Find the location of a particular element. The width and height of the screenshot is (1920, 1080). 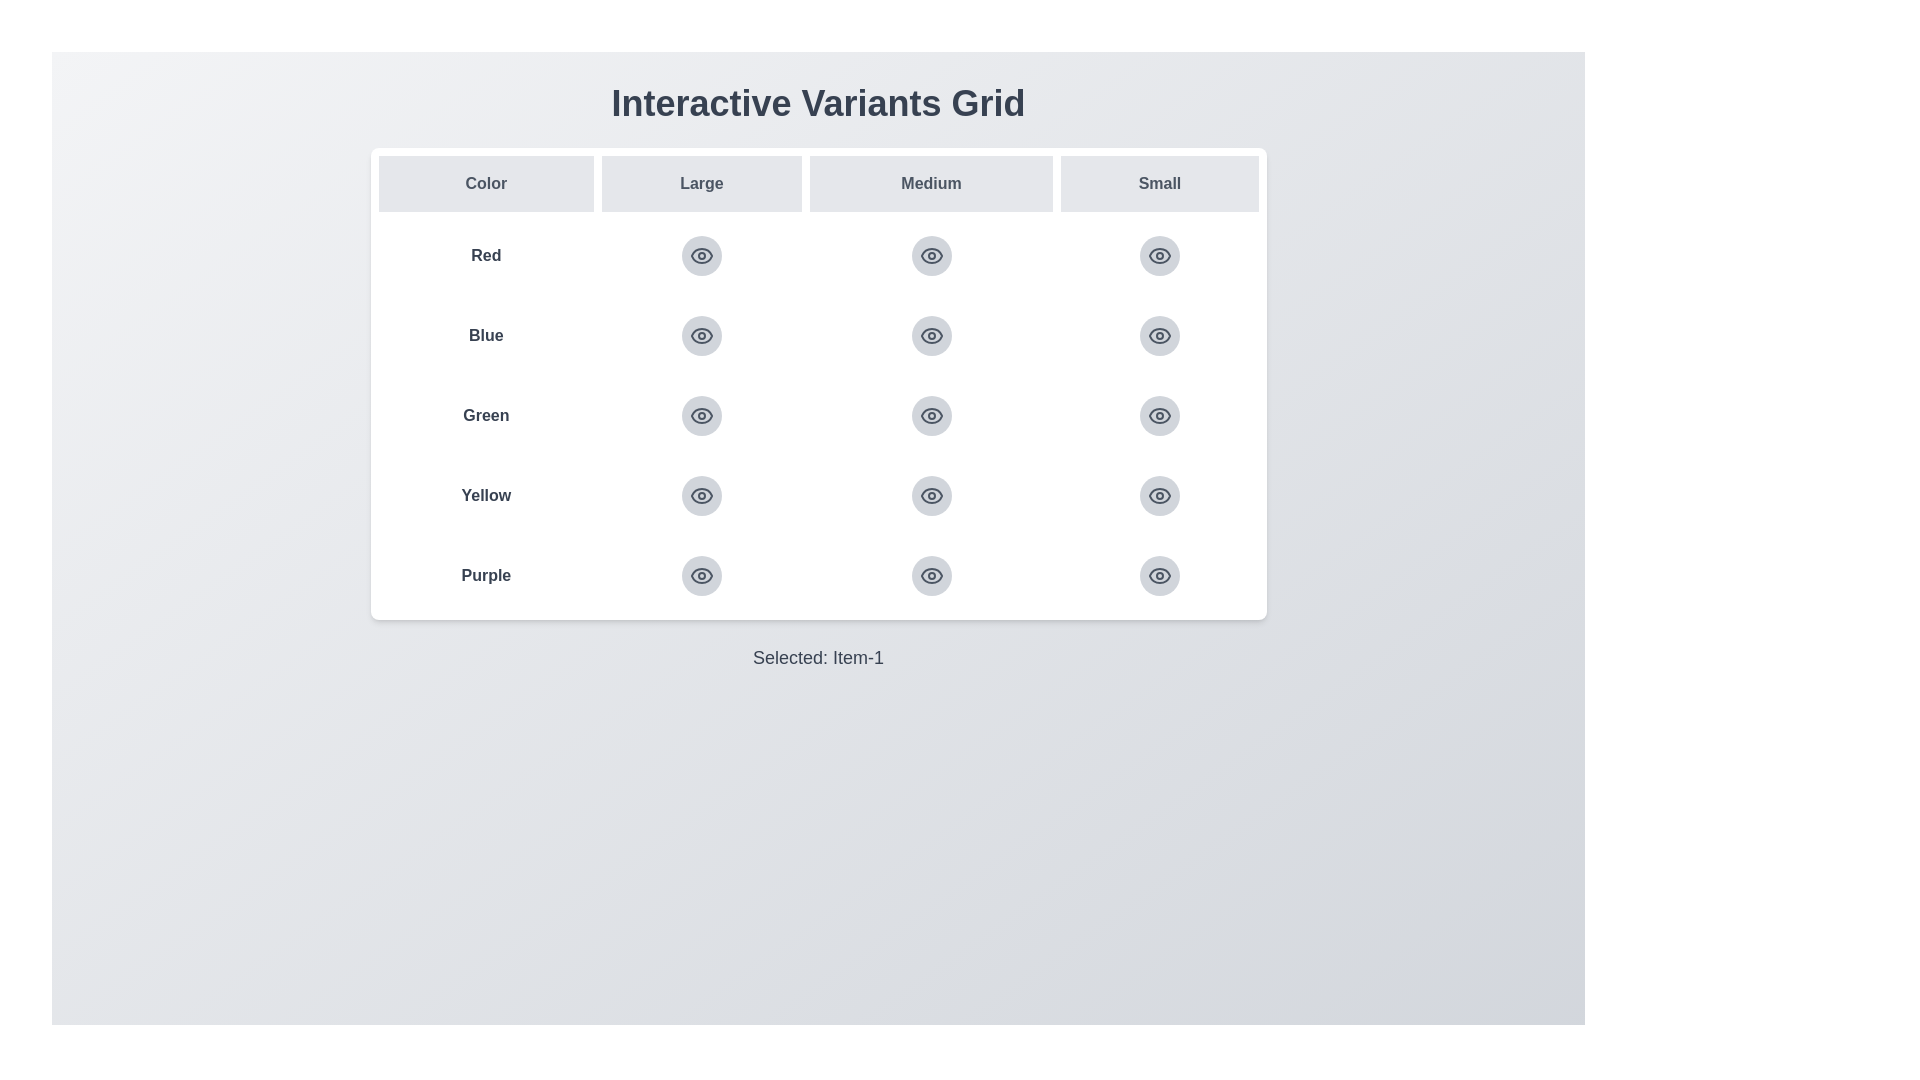

the small circular button in the row labeled 'Red' under the 'Medium' column in the grid interface is located at coordinates (818, 254).